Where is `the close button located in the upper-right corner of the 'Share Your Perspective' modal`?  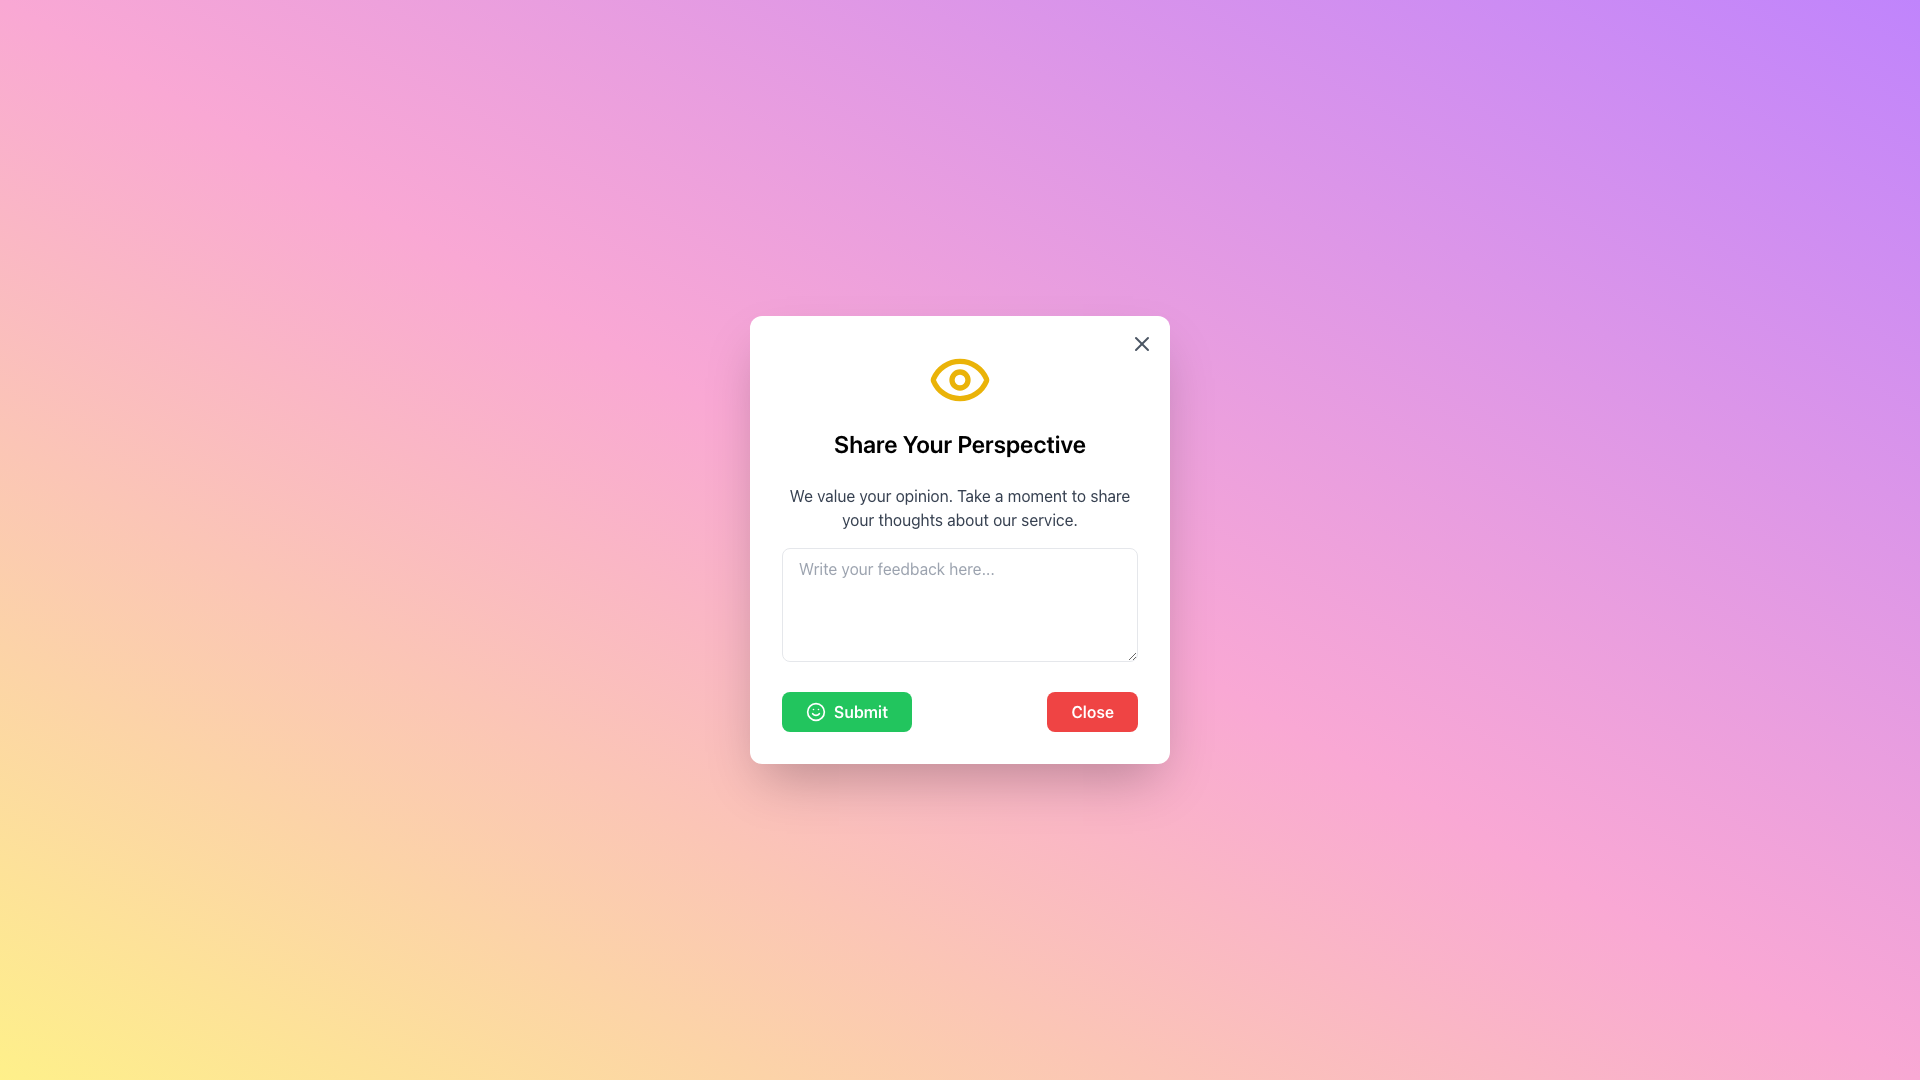 the close button located in the upper-right corner of the 'Share Your Perspective' modal is located at coordinates (1142, 342).